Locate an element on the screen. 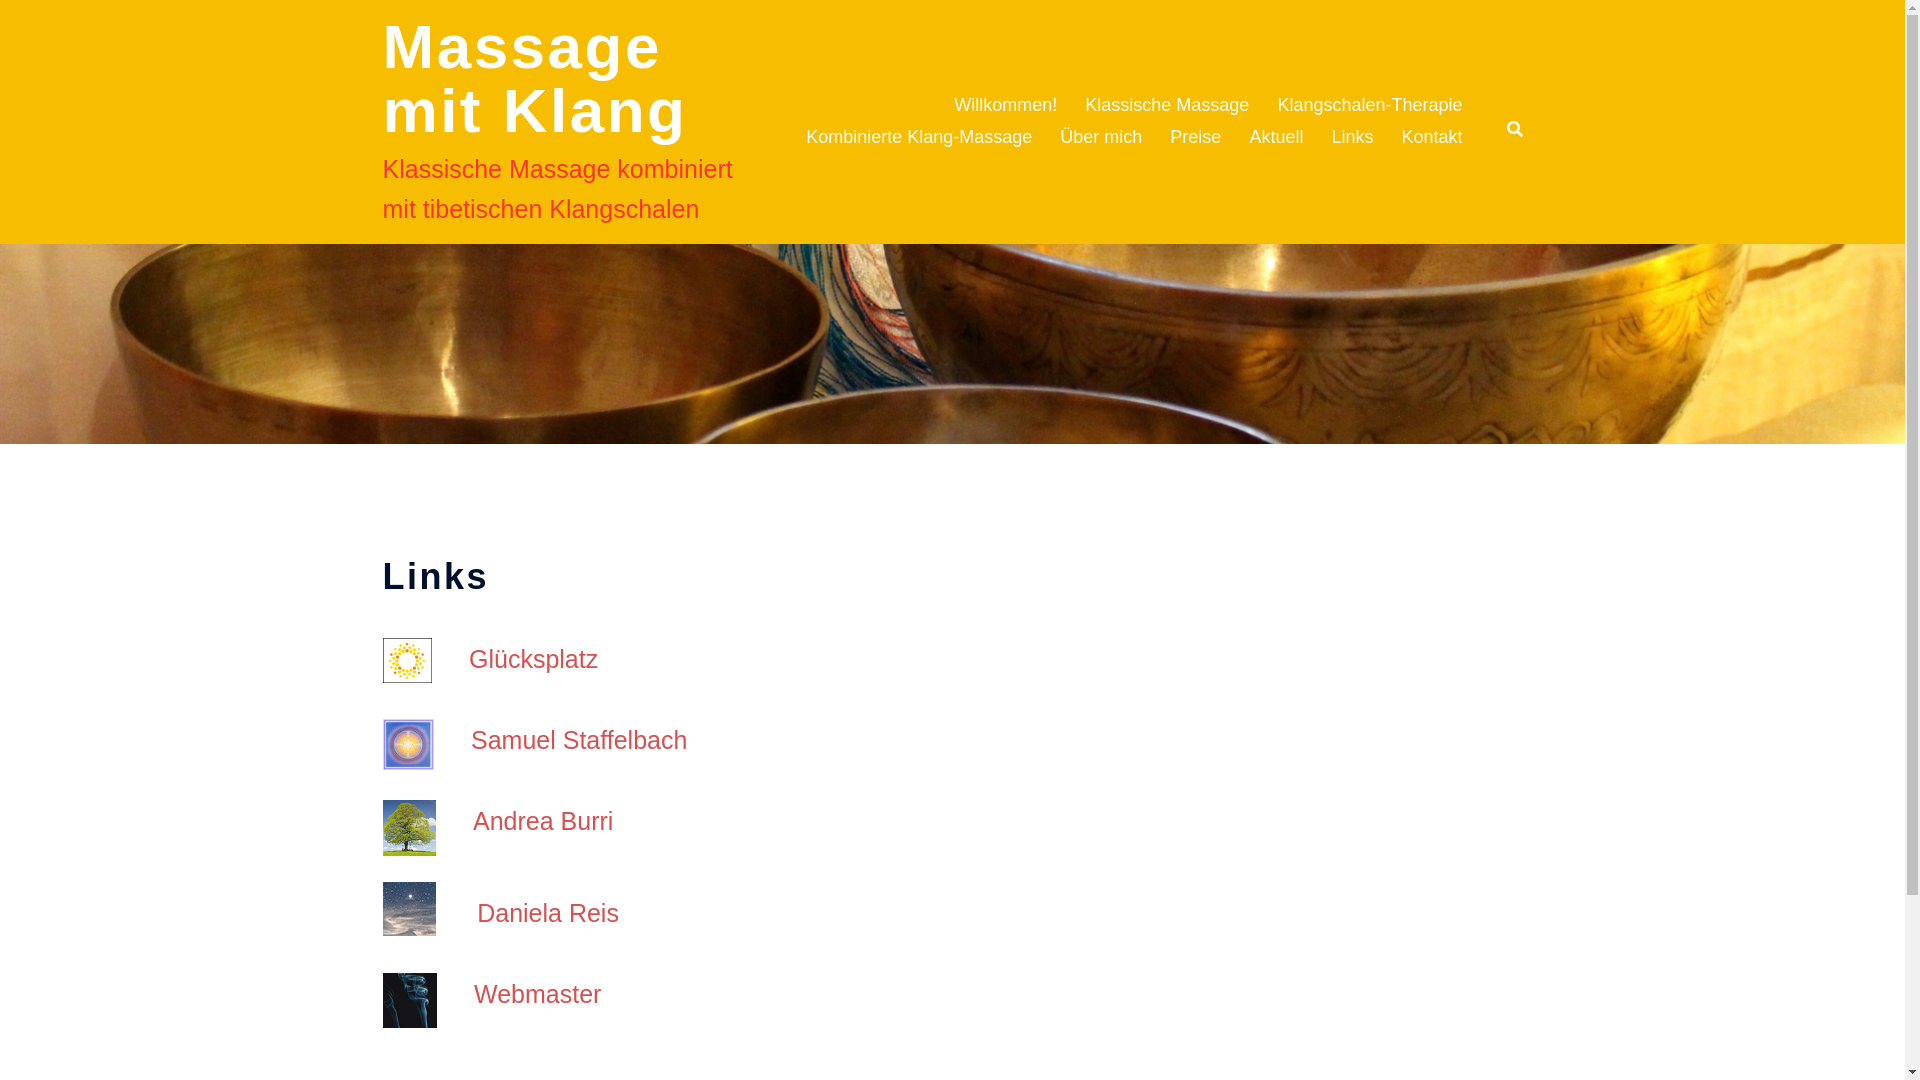 The width and height of the screenshot is (1920, 1080). 'Aktuell' is located at coordinates (1275, 137).